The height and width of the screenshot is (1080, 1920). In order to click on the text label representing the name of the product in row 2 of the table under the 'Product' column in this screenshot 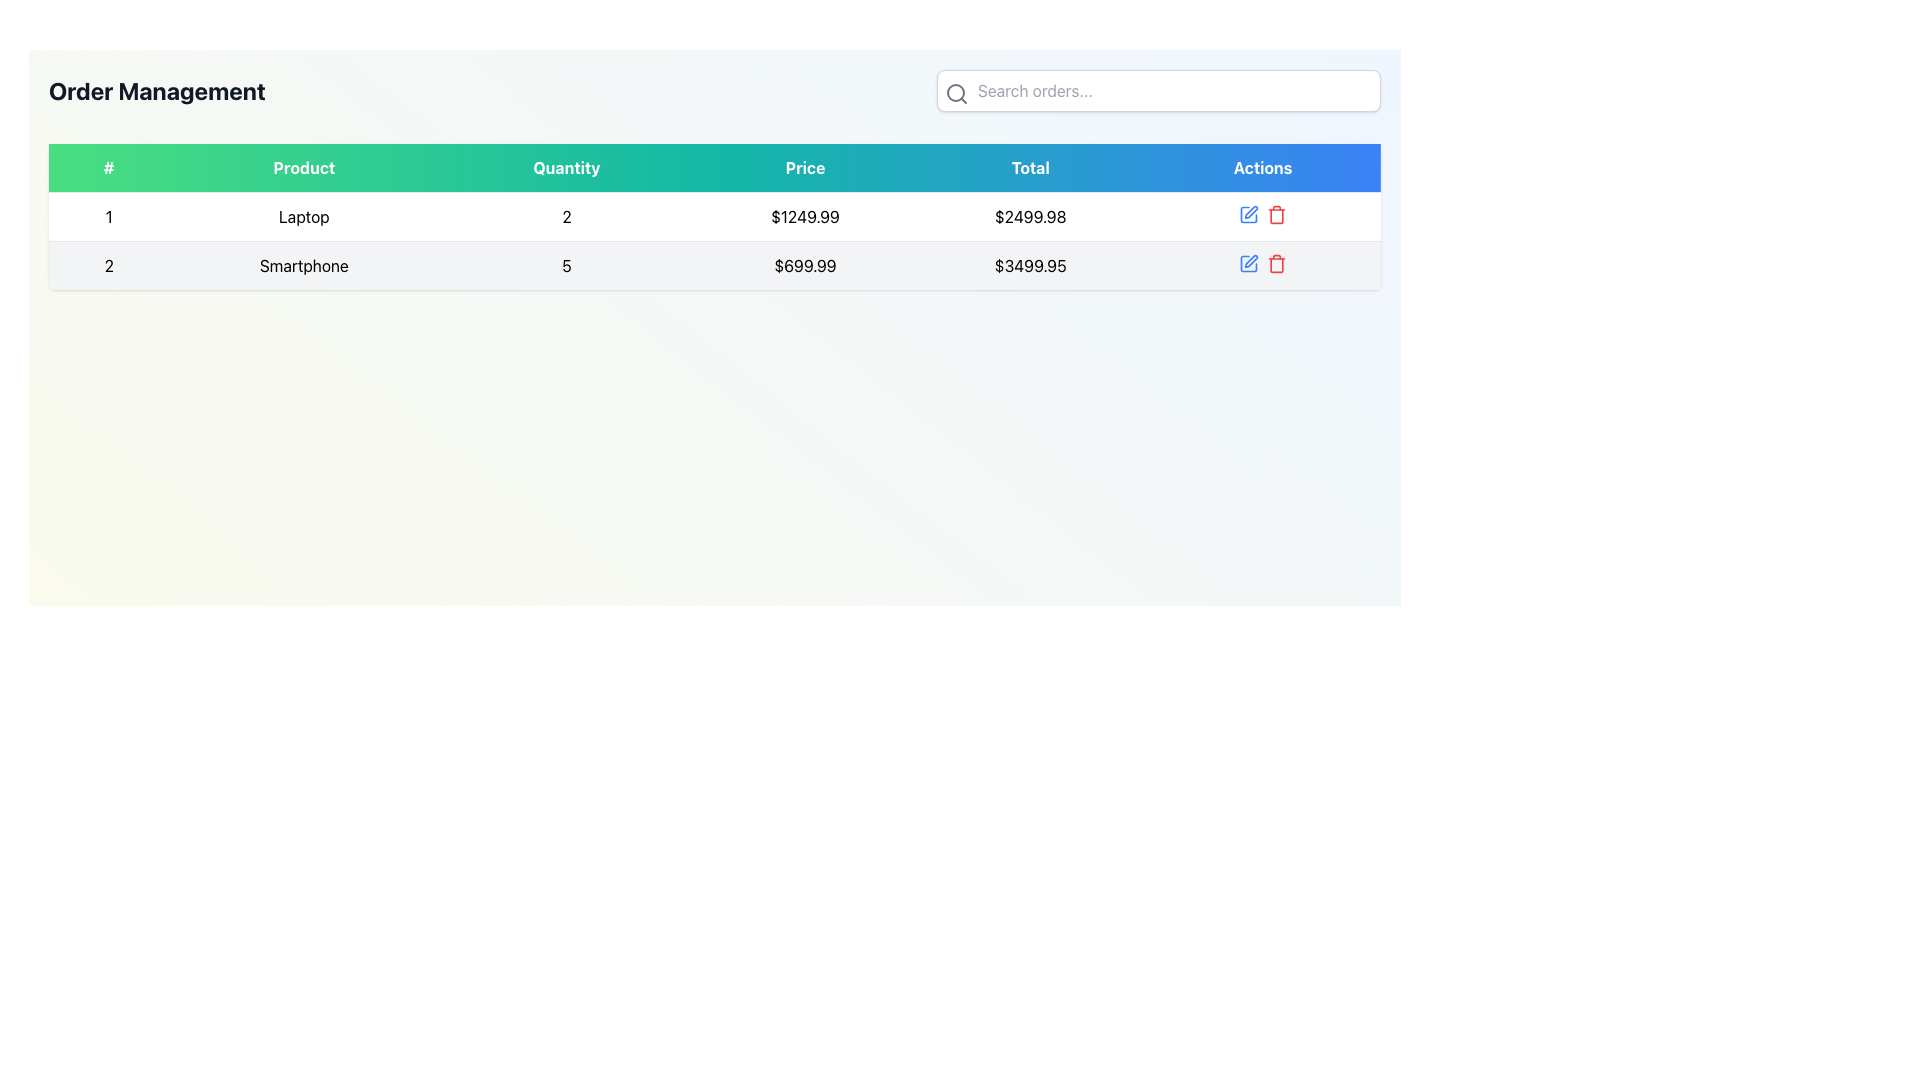, I will do `click(303, 264)`.